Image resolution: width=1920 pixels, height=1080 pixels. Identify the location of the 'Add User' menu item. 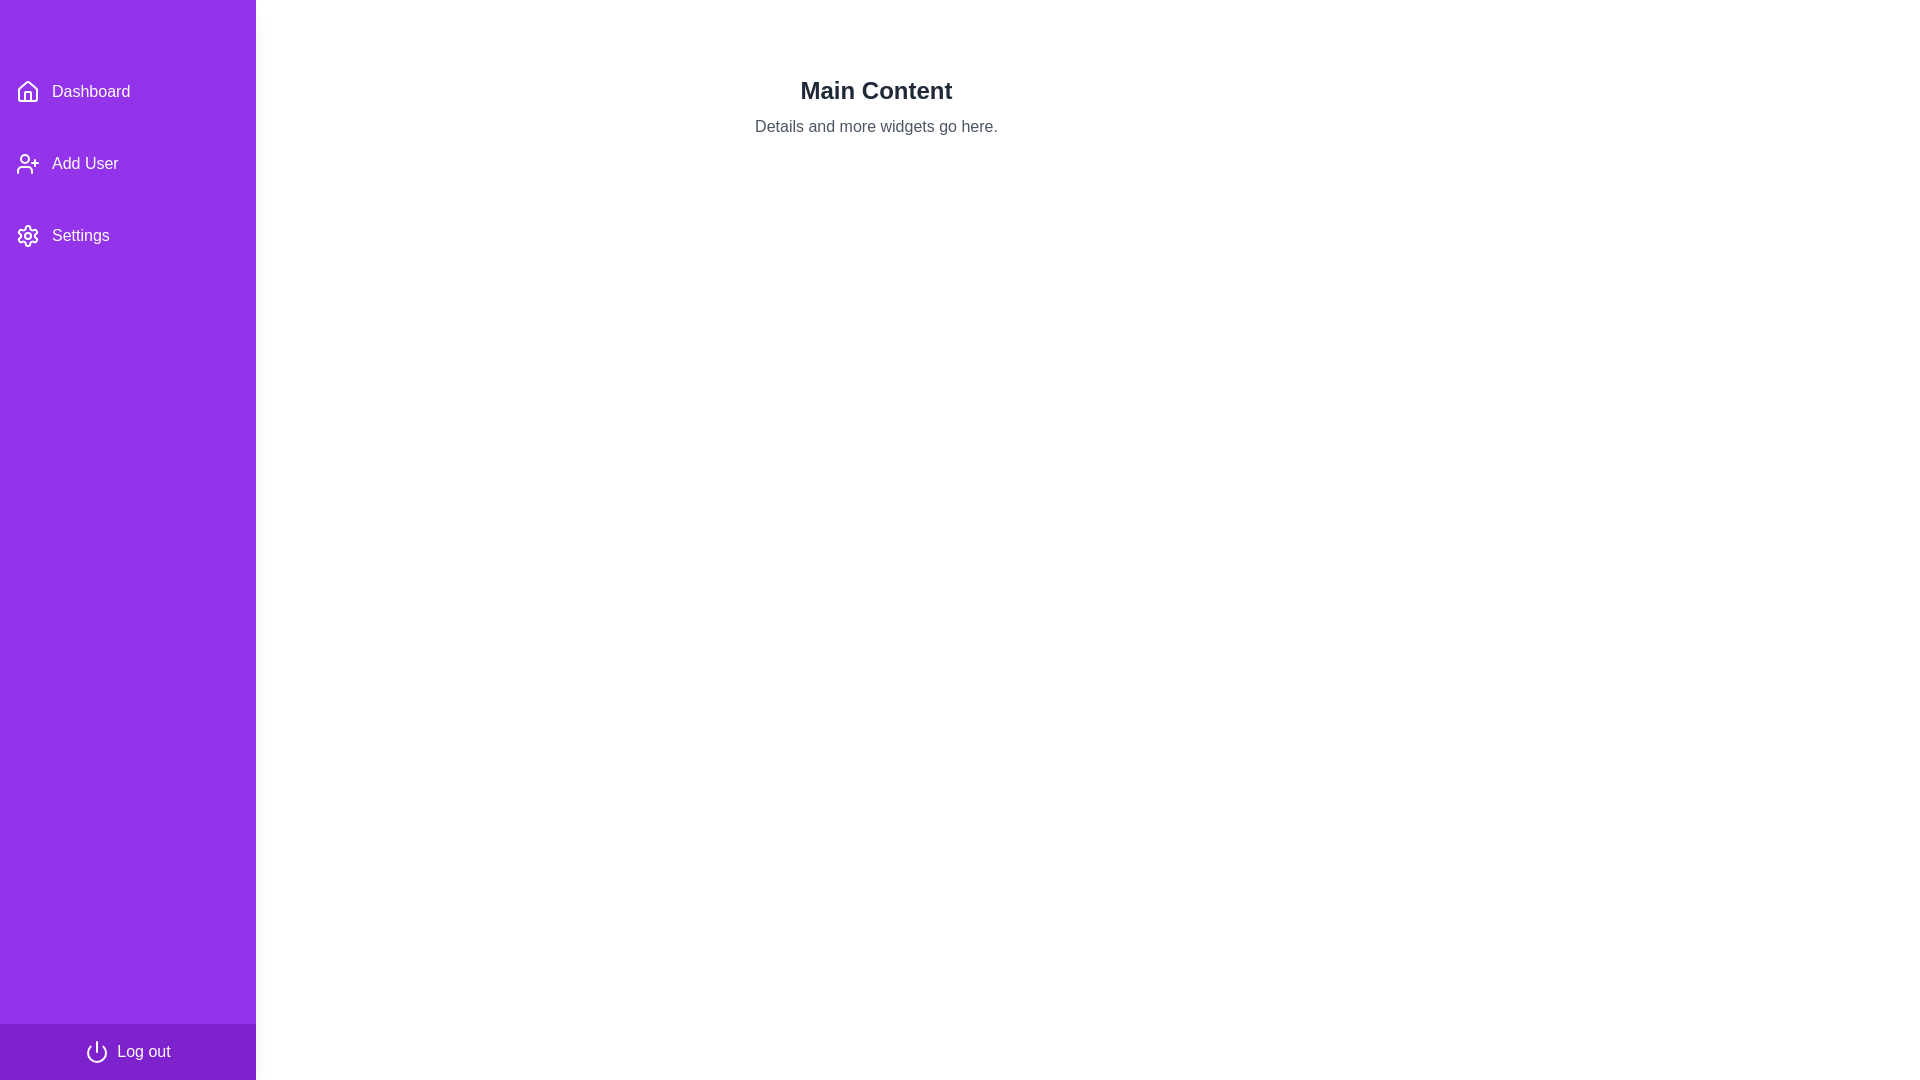
(127, 163).